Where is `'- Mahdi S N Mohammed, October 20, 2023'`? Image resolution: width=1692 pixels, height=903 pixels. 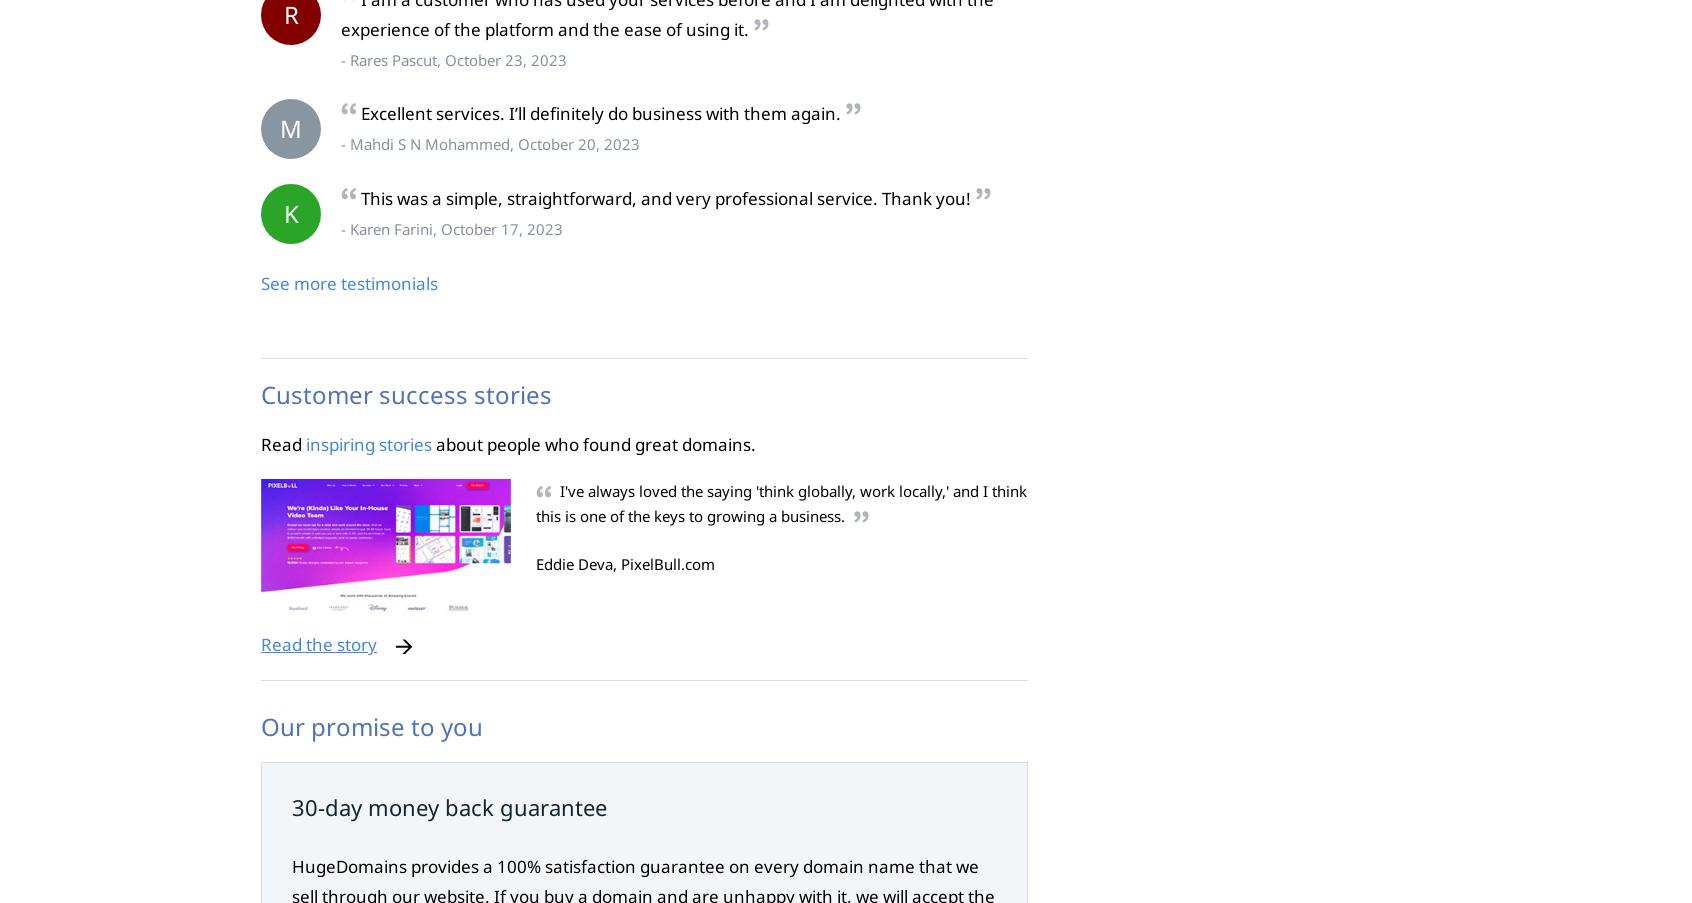
'- Mahdi S N Mohammed, October 20, 2023' is located at coordinates (489, 143).